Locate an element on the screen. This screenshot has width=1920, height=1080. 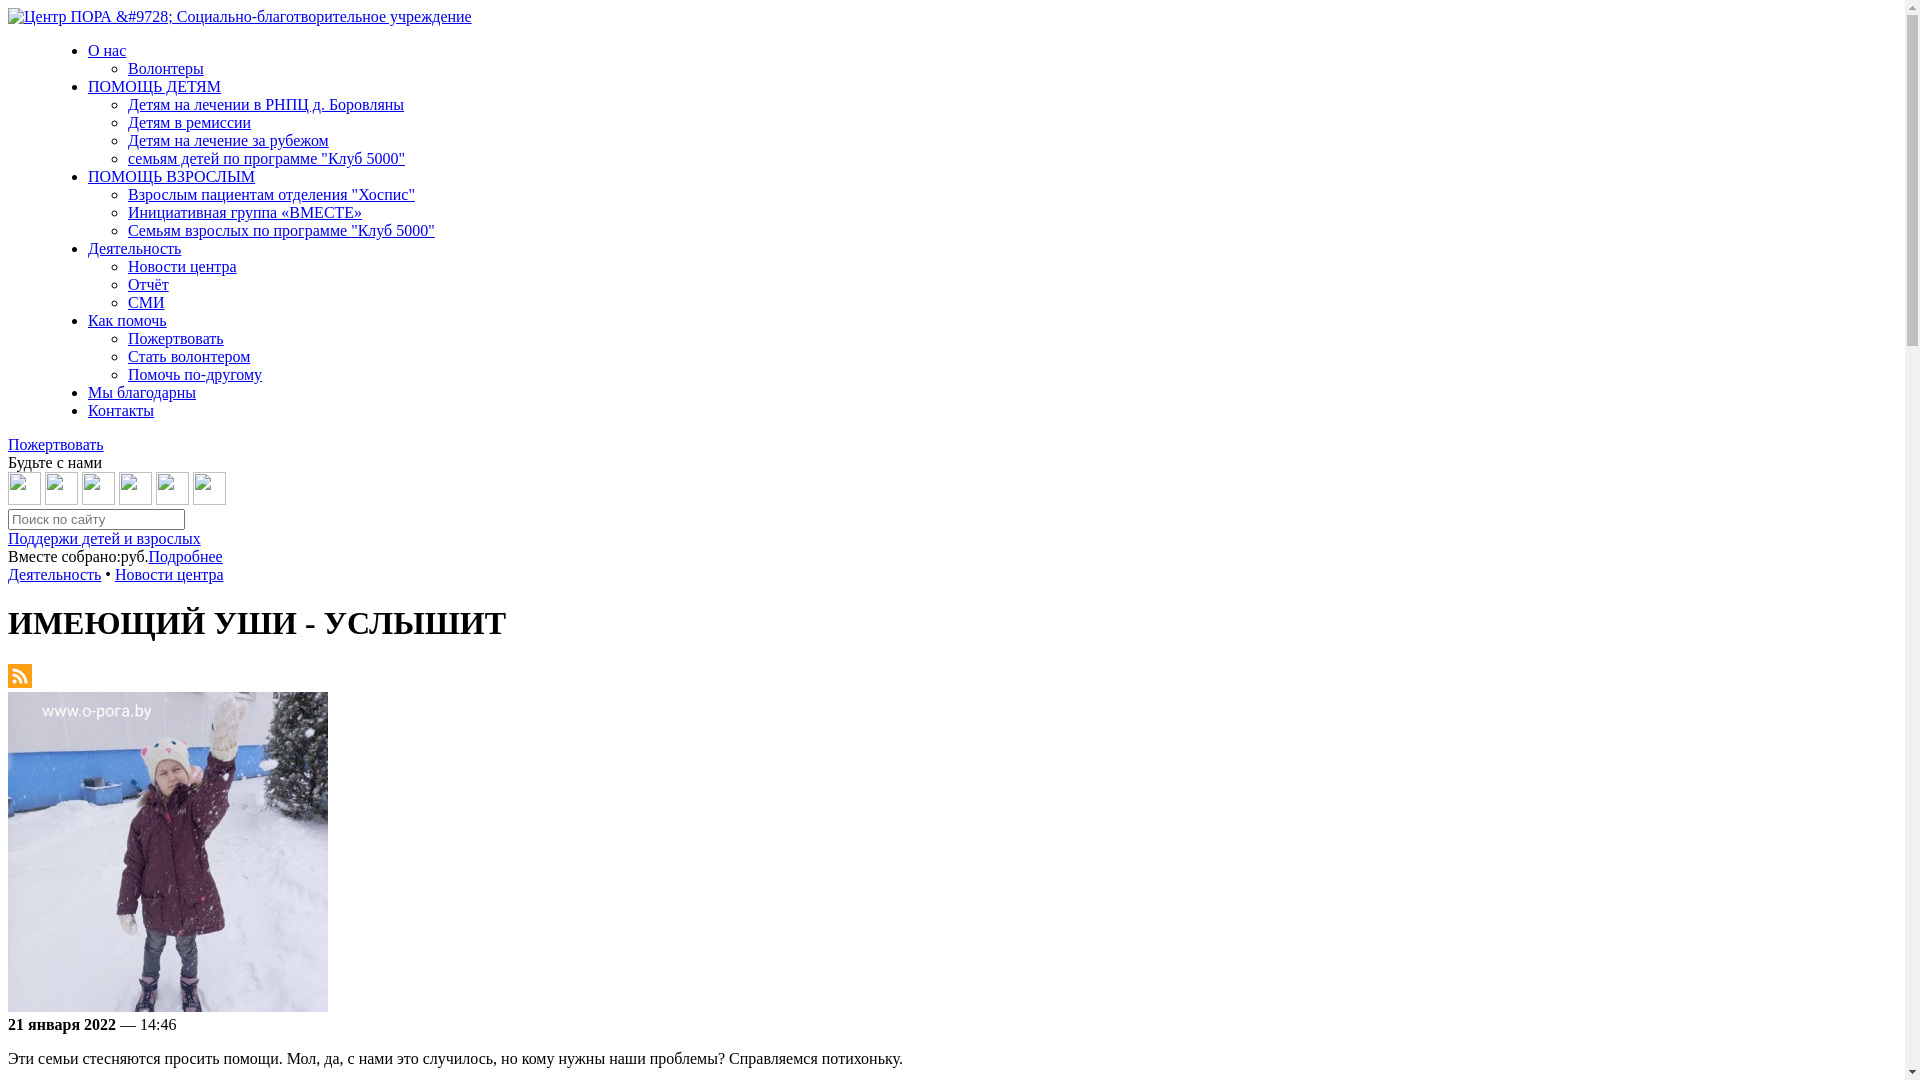
'RSS' is located at coordinates (19, 681).